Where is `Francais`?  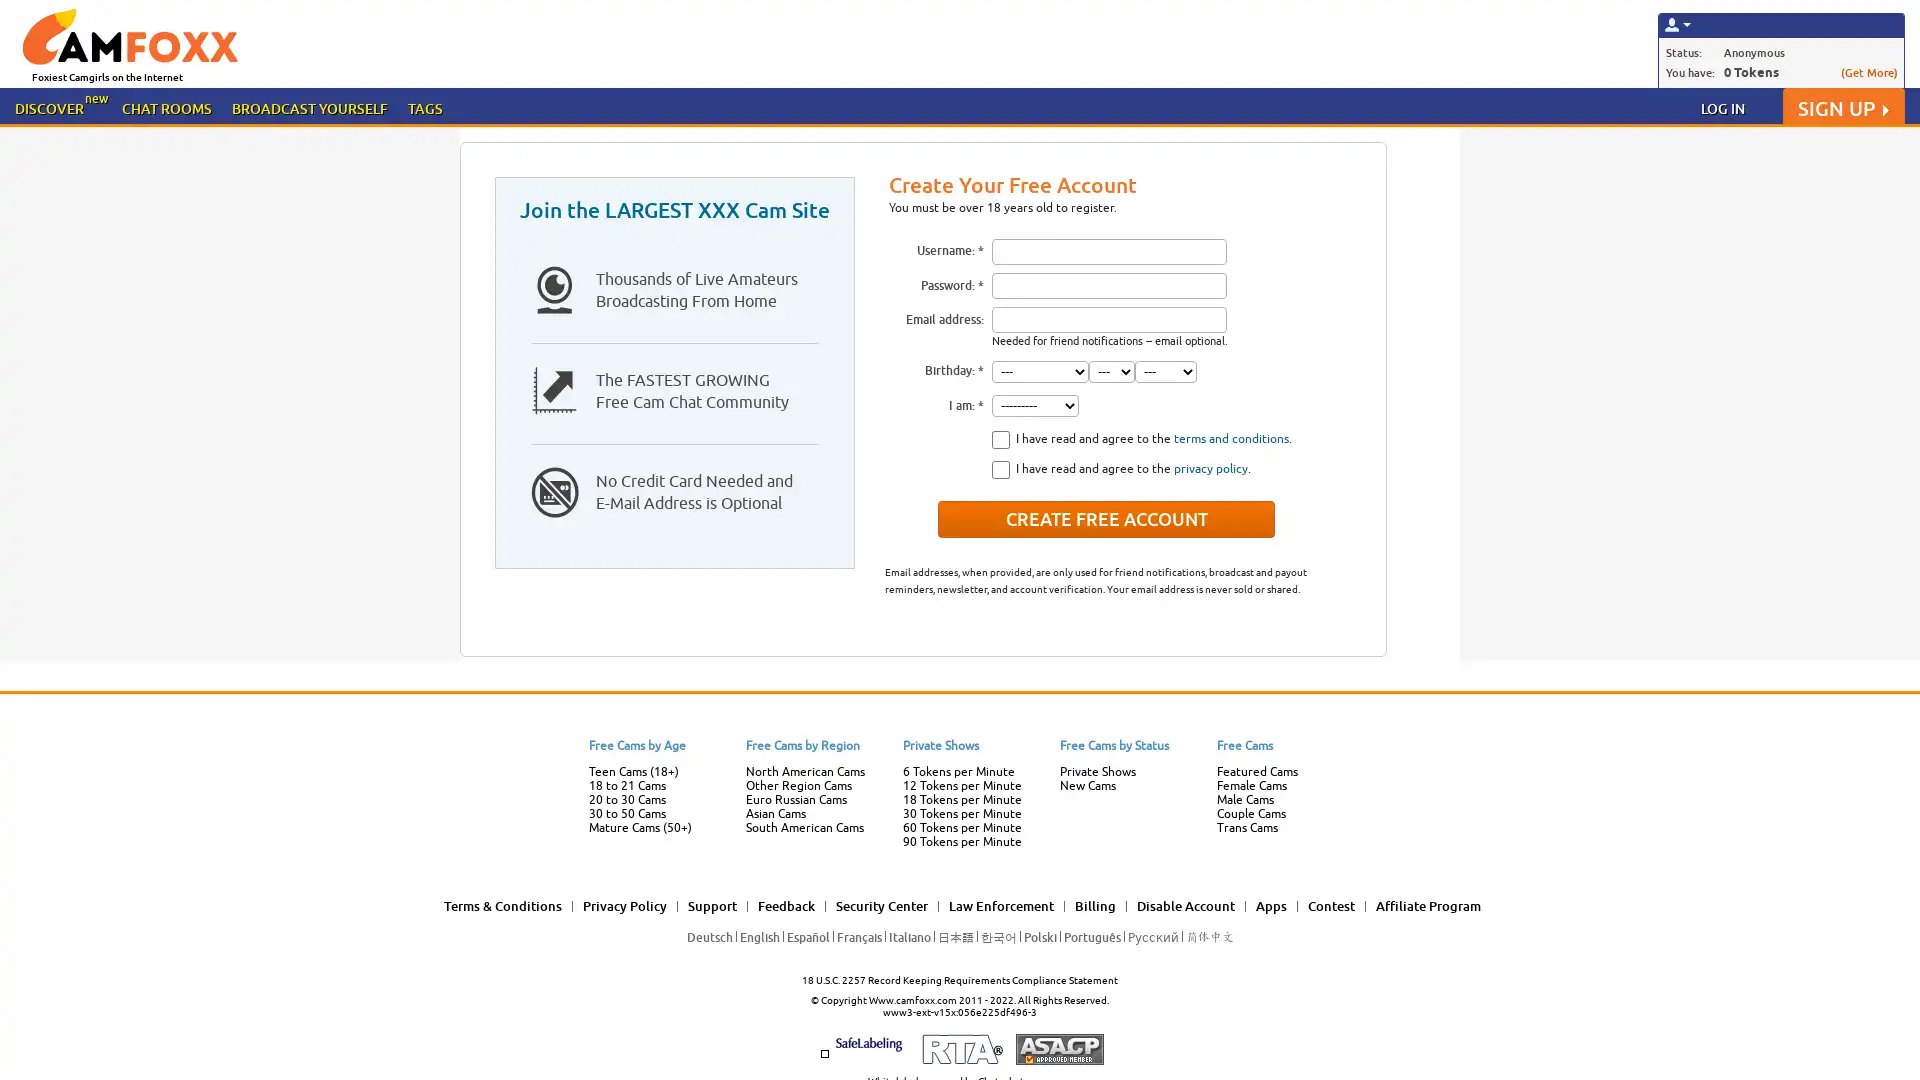
Francais is located at coordinates (859, 937).